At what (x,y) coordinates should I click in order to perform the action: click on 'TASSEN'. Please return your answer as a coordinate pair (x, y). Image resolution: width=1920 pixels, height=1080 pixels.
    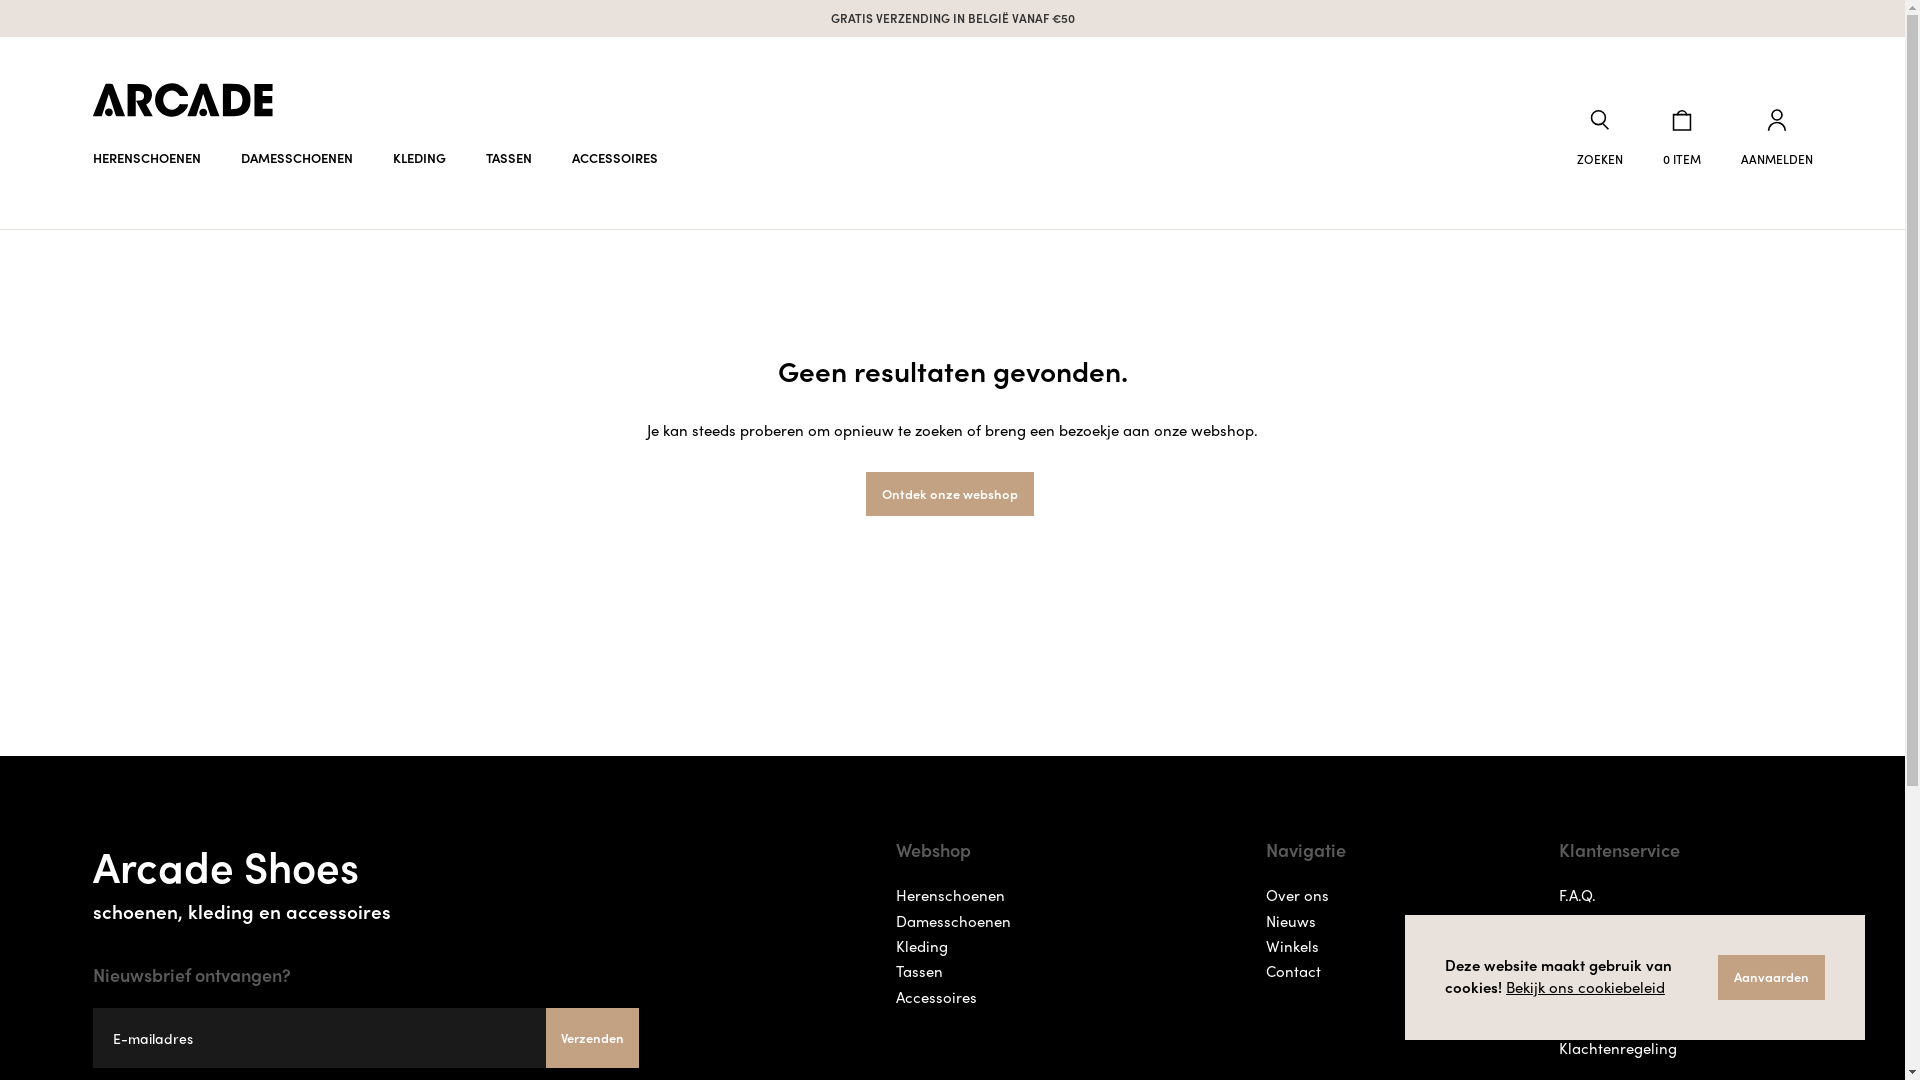
    Looking at the image, I should click on (508, 156).